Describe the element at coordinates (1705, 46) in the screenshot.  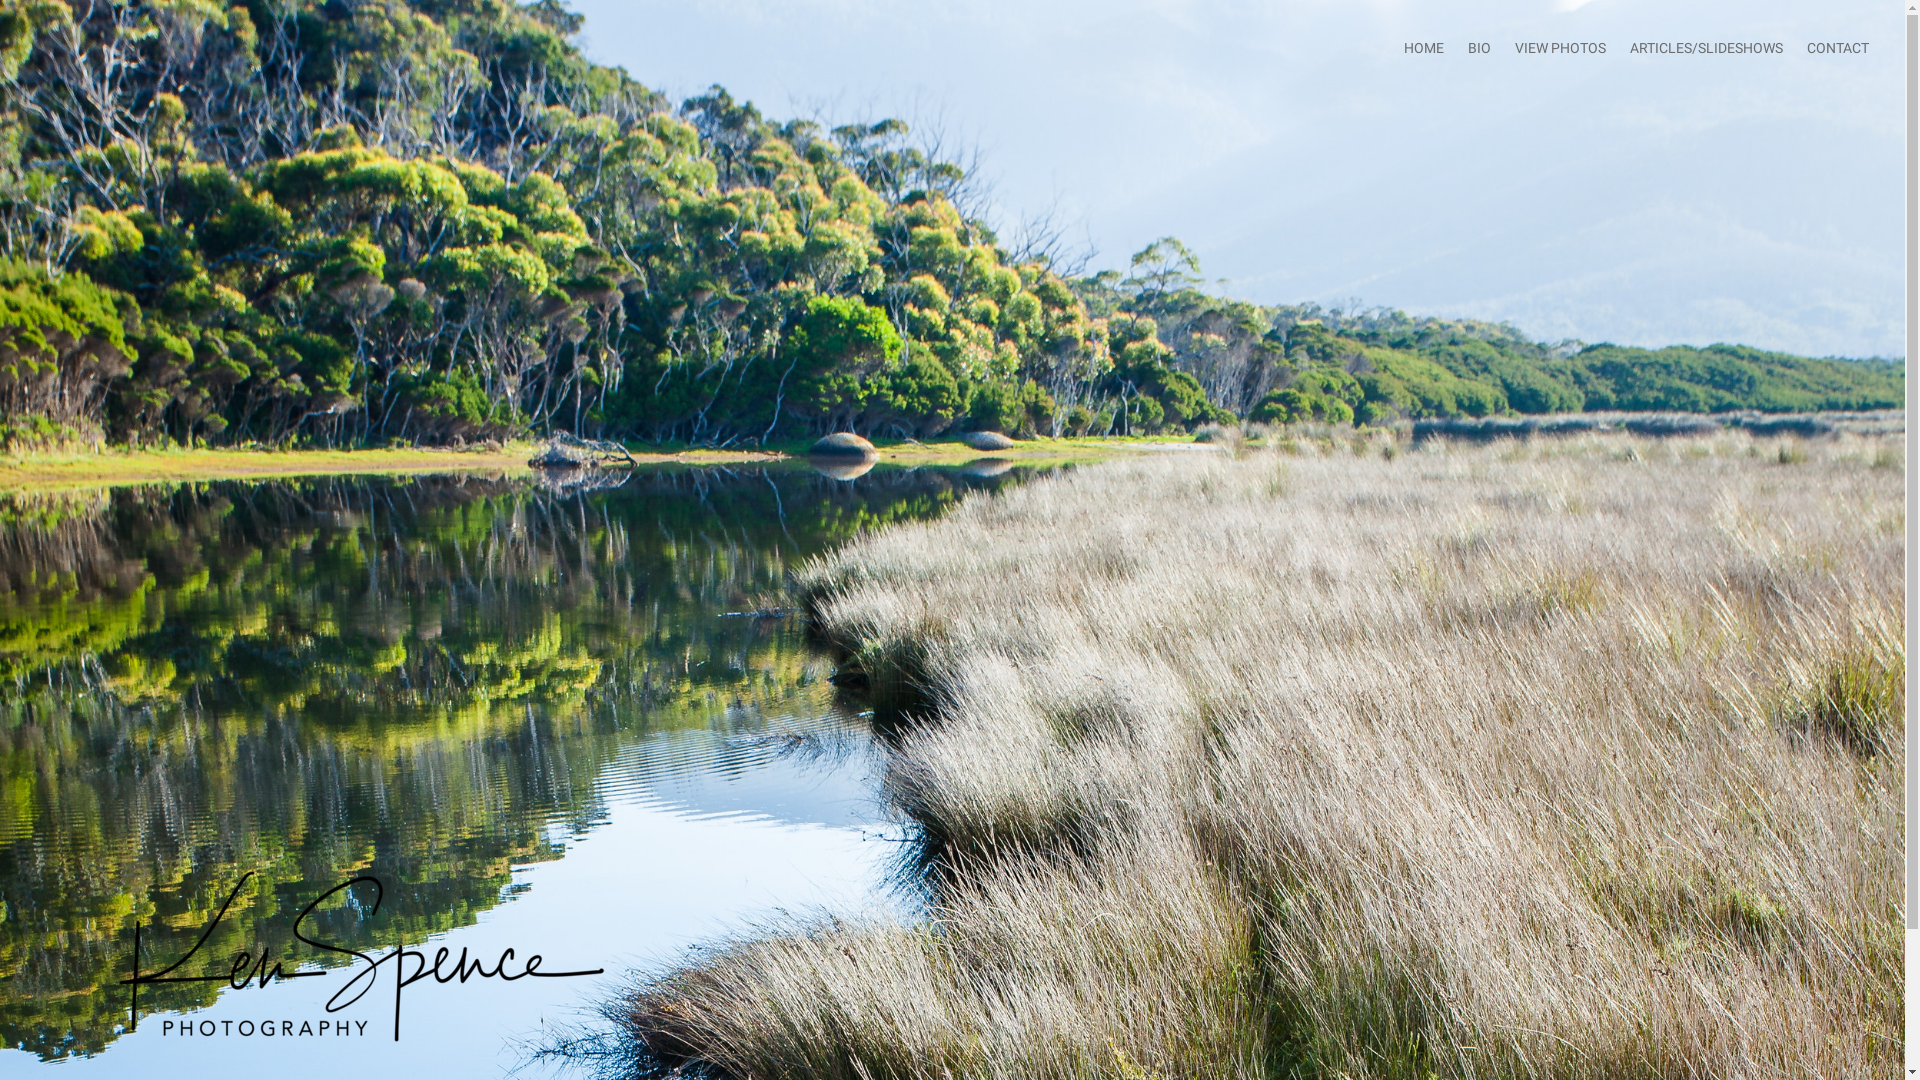
I see `'ARTICLES/SLIDESHOWS'` at that location.